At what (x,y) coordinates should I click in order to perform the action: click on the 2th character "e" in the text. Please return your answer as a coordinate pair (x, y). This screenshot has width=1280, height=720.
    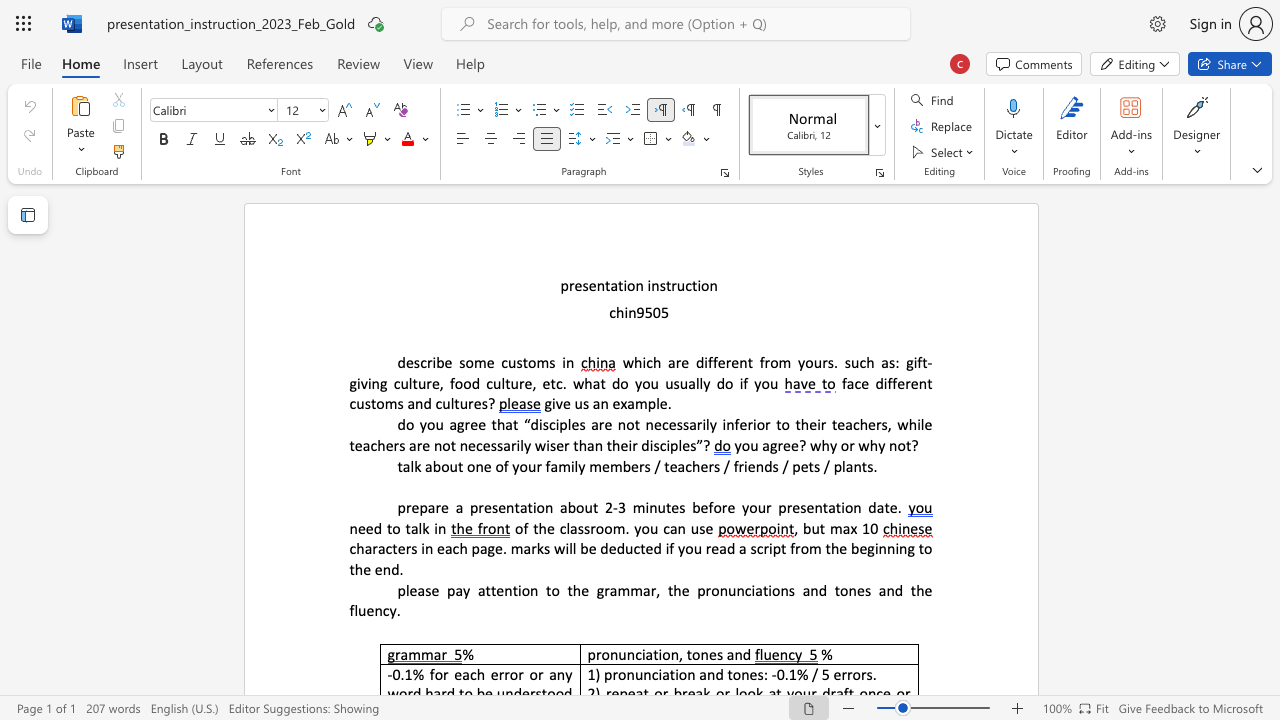
    Looking at the image, I should click on (369, 527).